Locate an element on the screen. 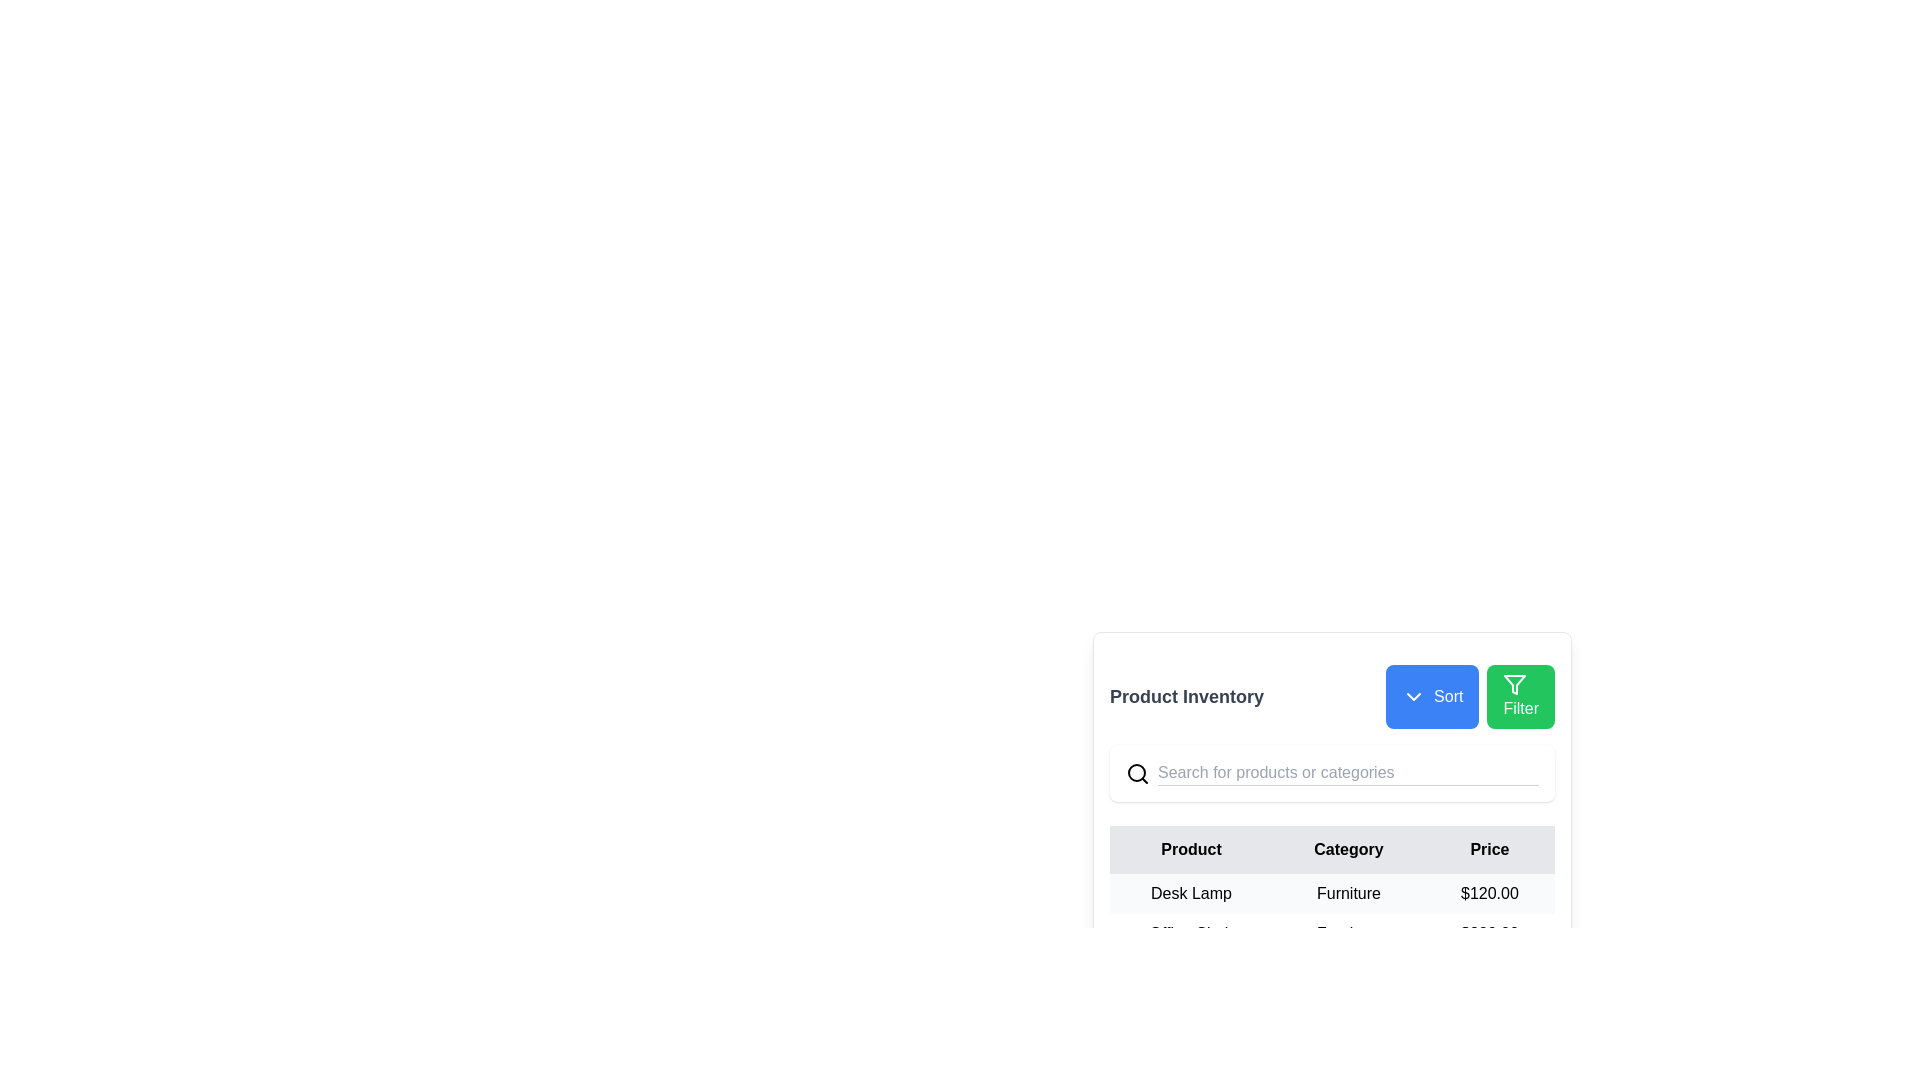 This screenshot has height=1080, width=1920. the static text label displaying 'Furniture' in the middle column of the table row for 'Office Chair' is located at coordinates (1348, 933).